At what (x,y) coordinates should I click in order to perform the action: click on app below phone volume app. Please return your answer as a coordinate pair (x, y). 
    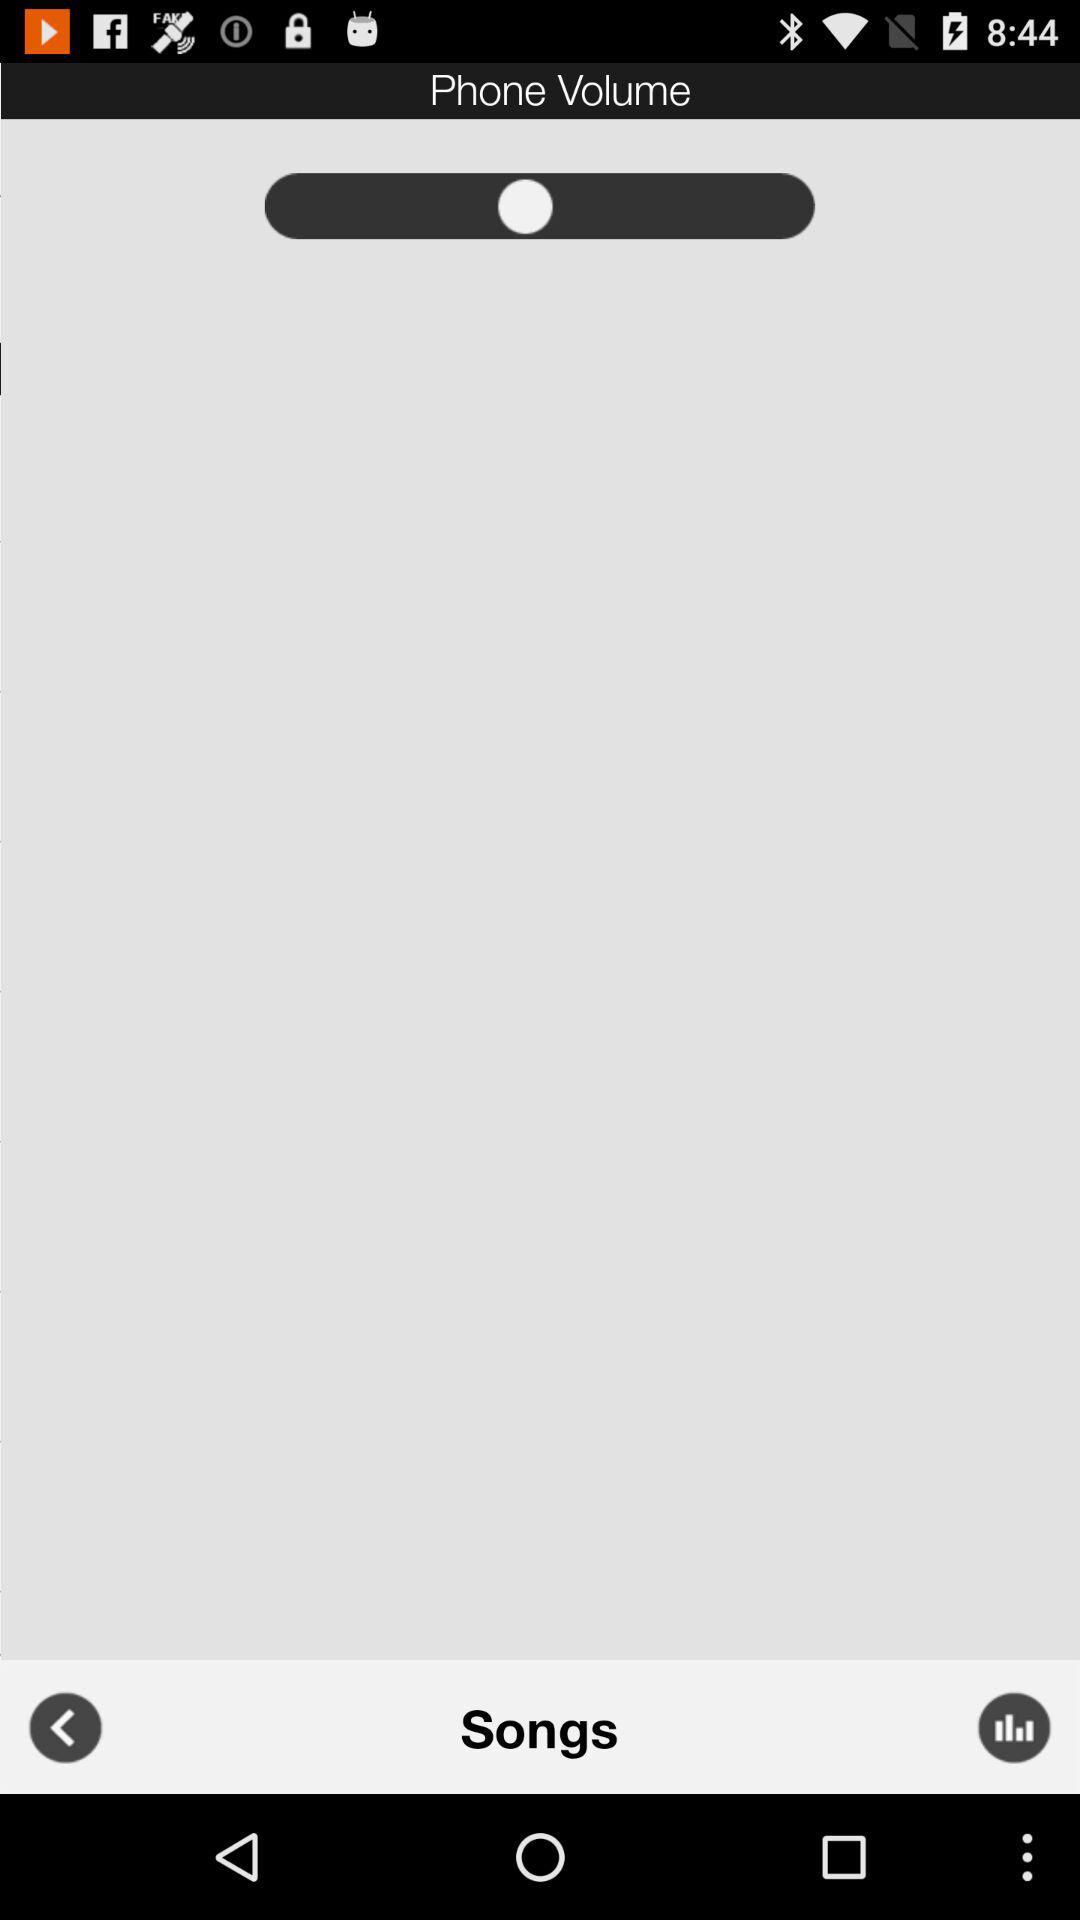
    Looking at the image, I should click on (540, 206).